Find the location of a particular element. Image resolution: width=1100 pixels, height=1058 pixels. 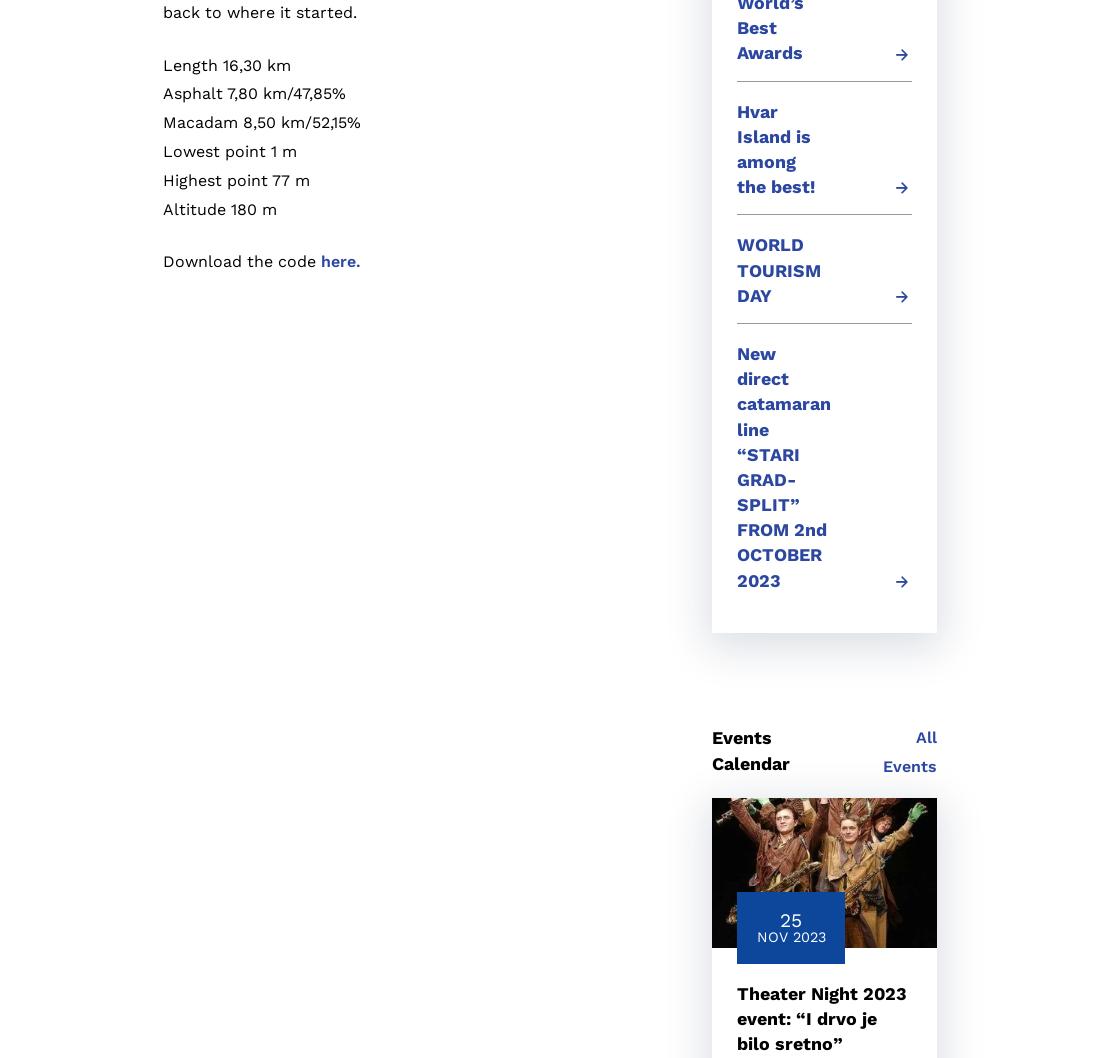

'Download the code' is located at coordinates (241, 261).